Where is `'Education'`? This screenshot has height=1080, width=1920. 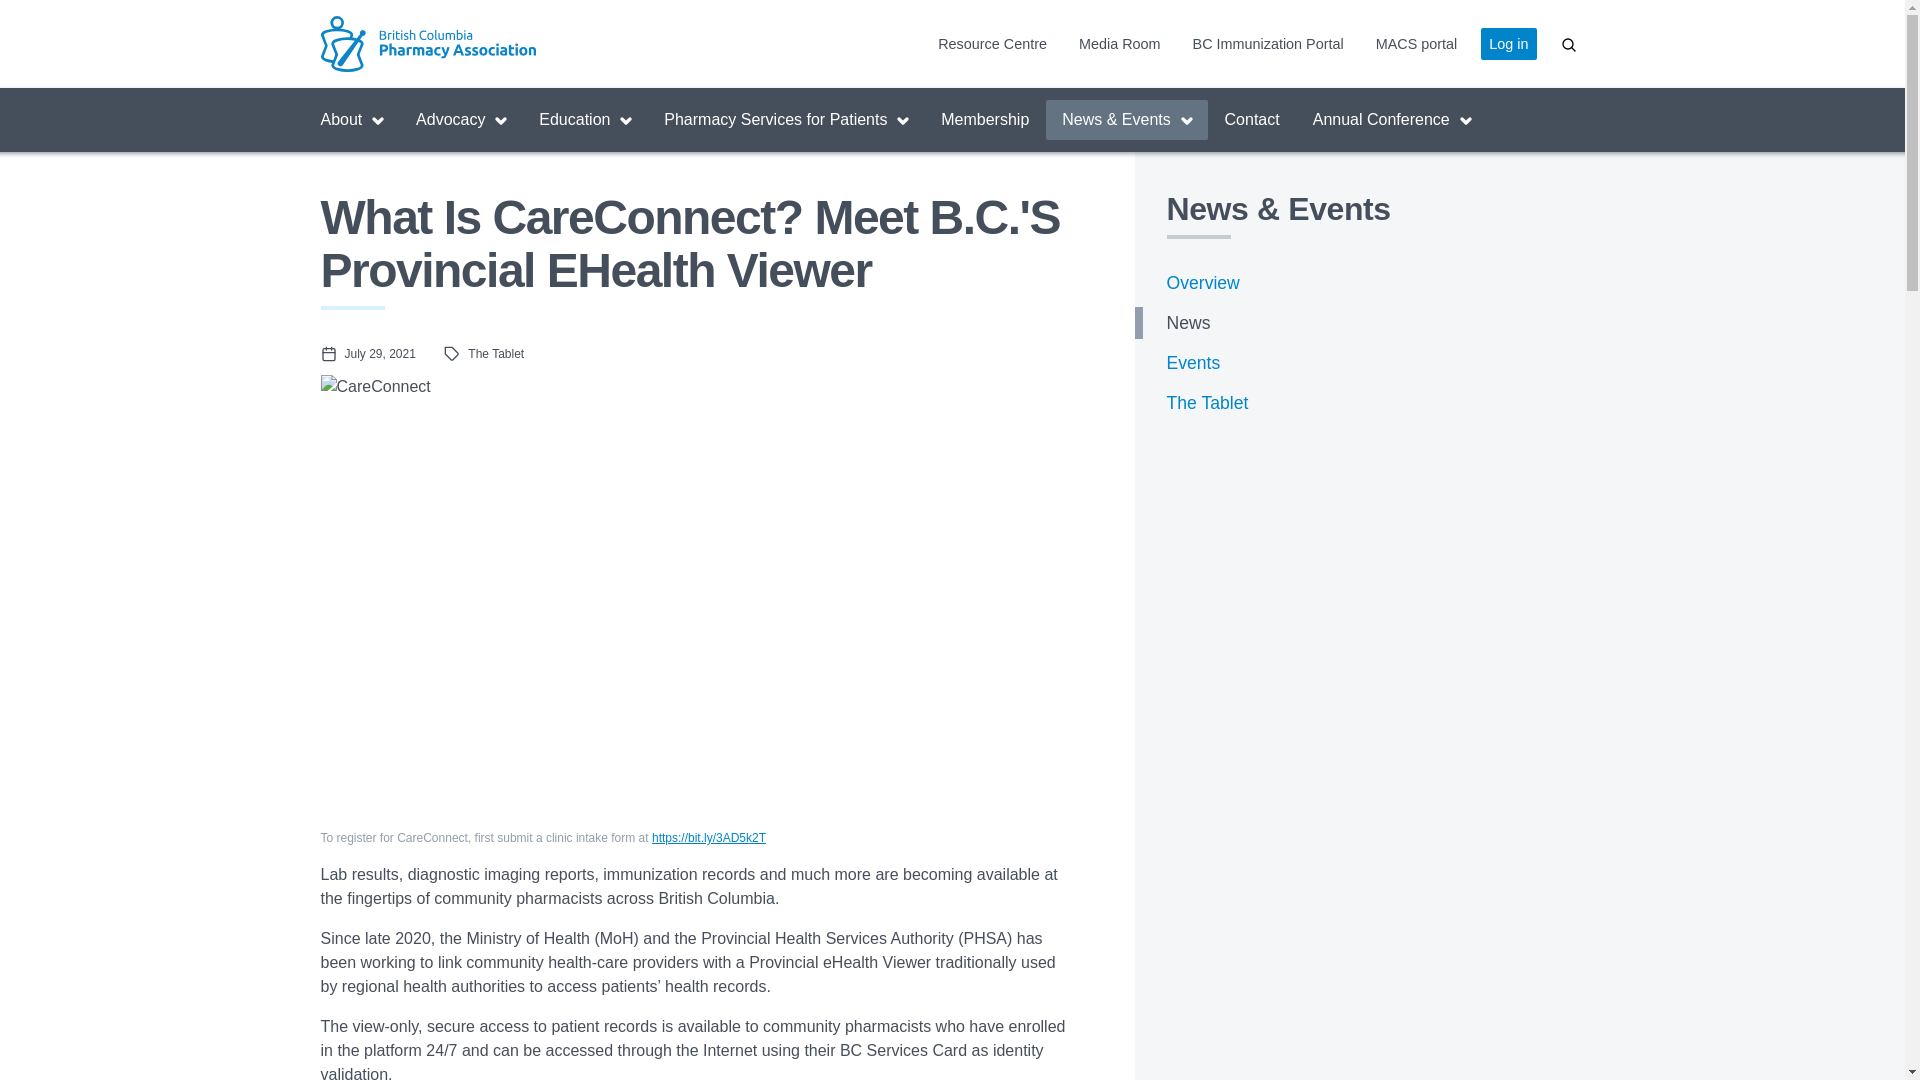 'Education' is located at coordinates (584, 119).